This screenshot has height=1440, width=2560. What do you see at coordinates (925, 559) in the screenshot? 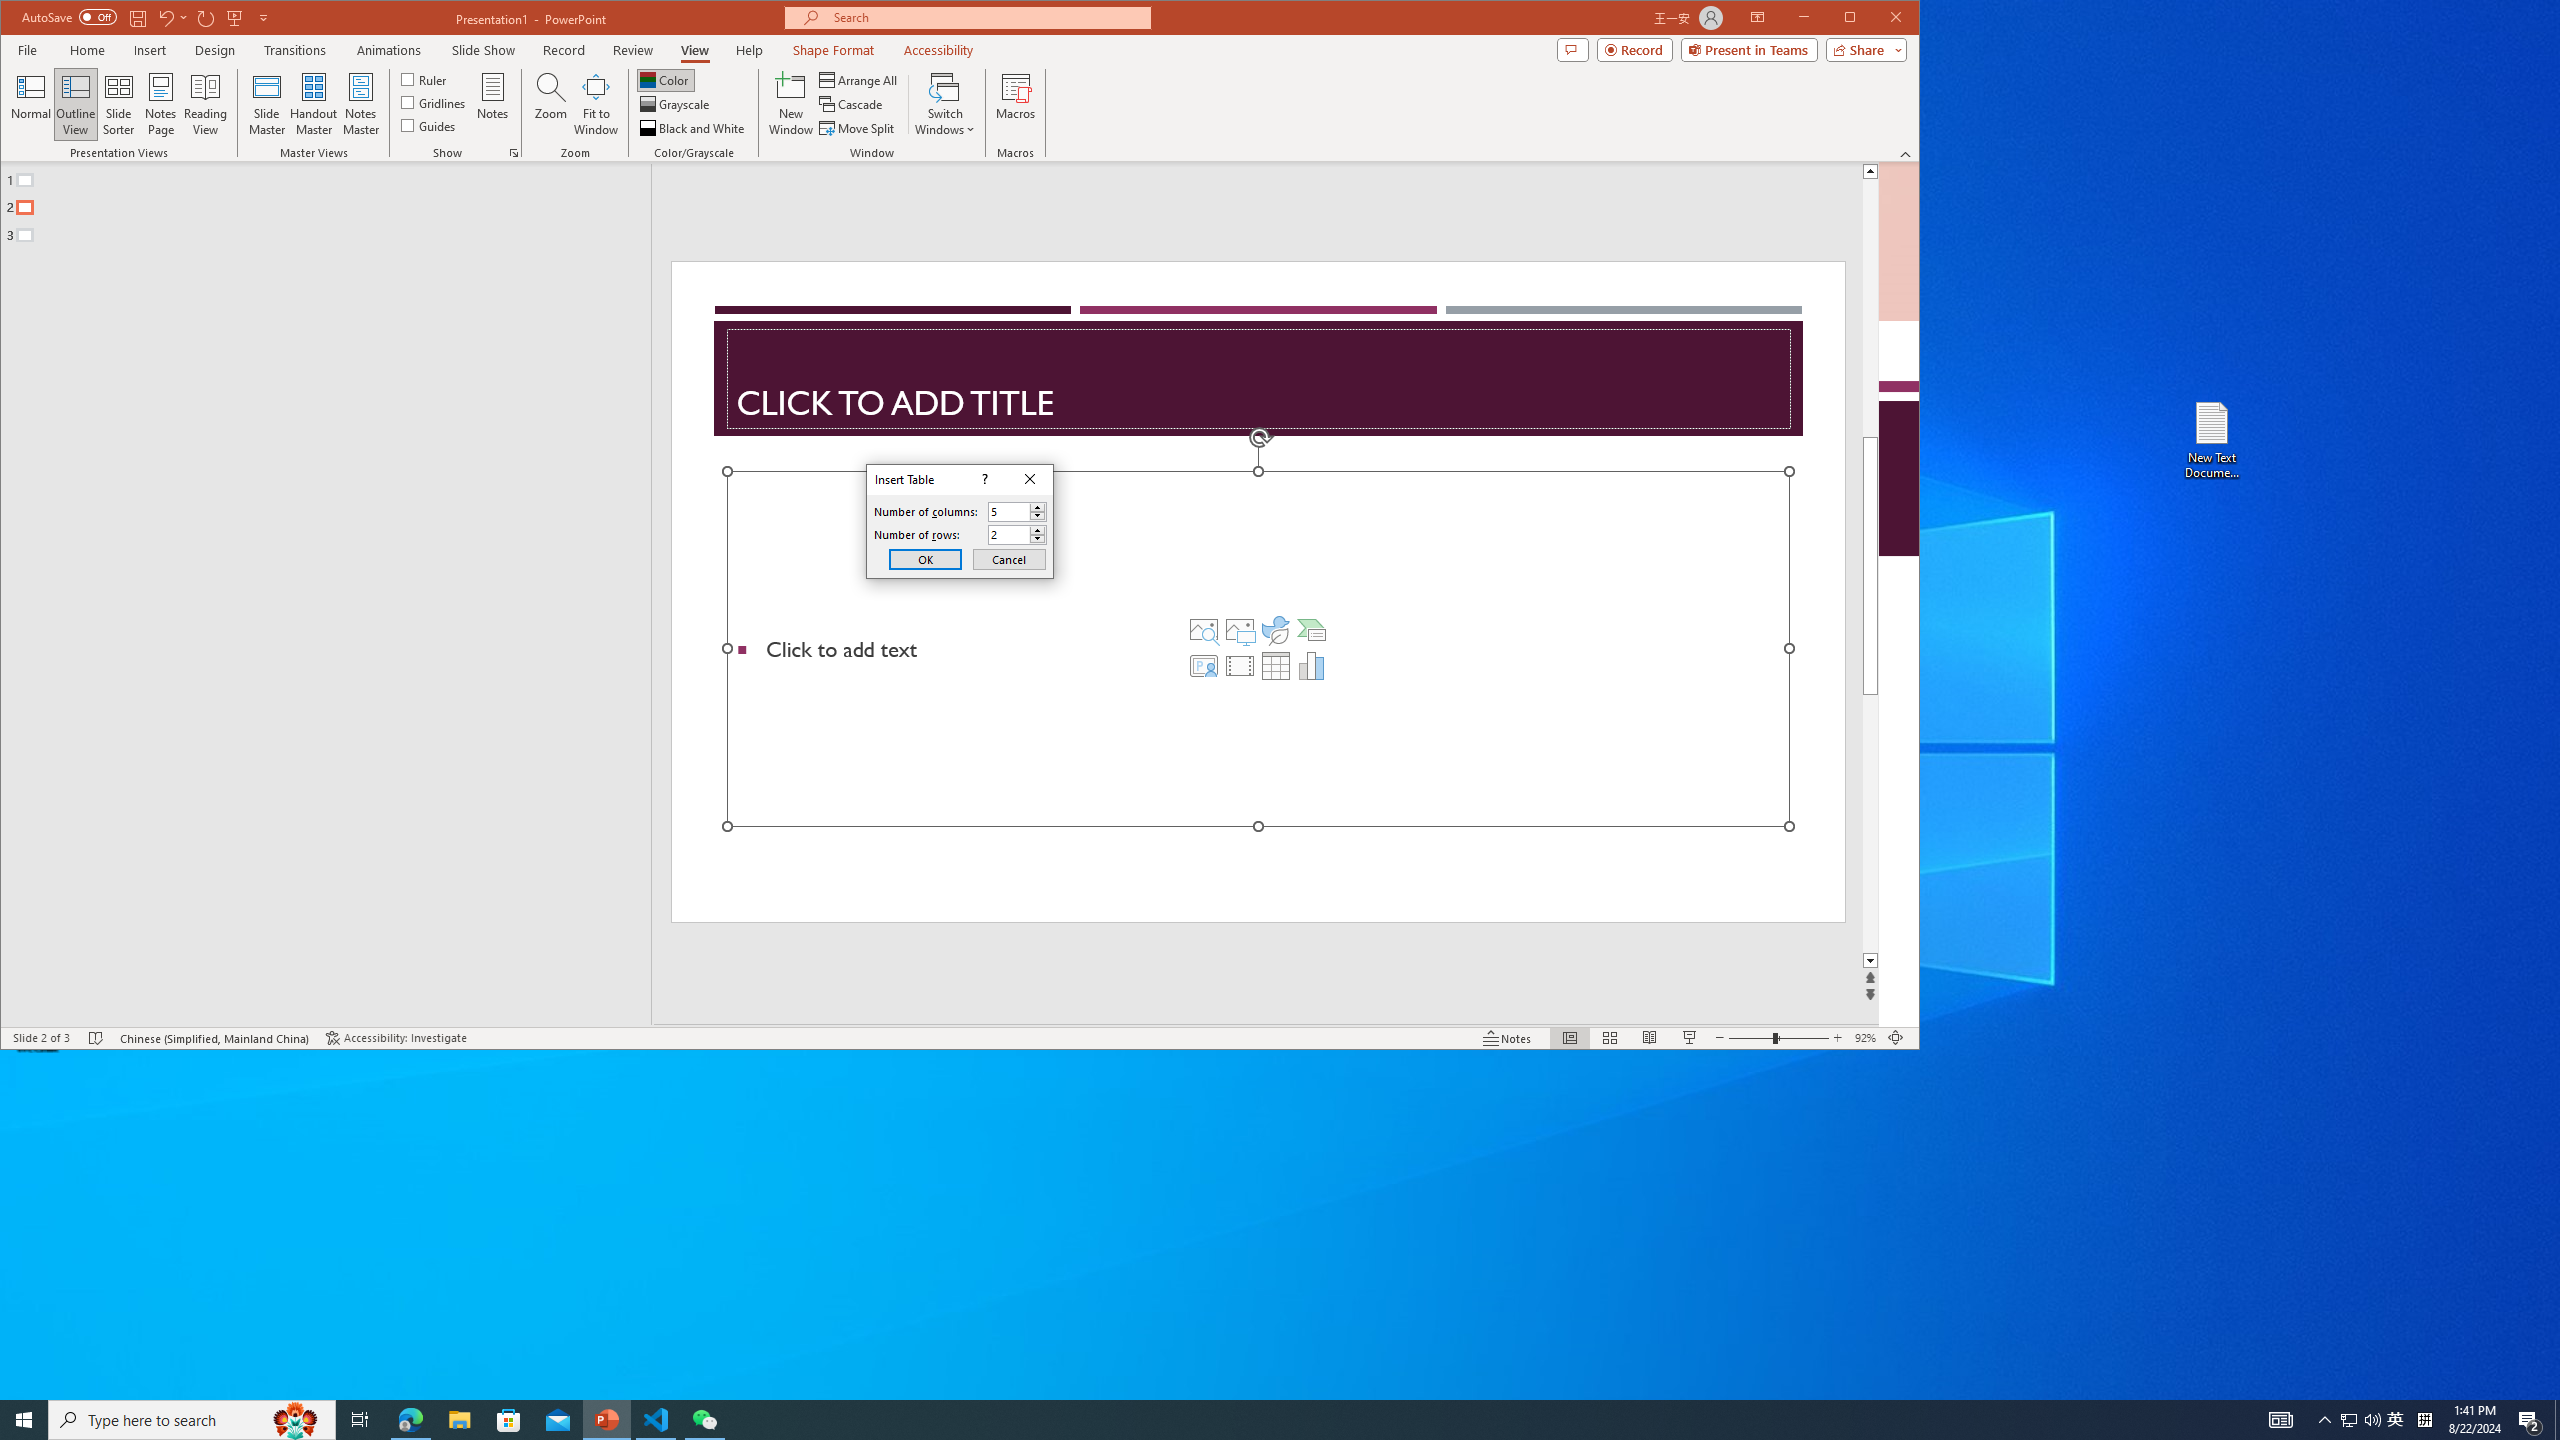
I see `'OK'` at bounding box center [925, 559].